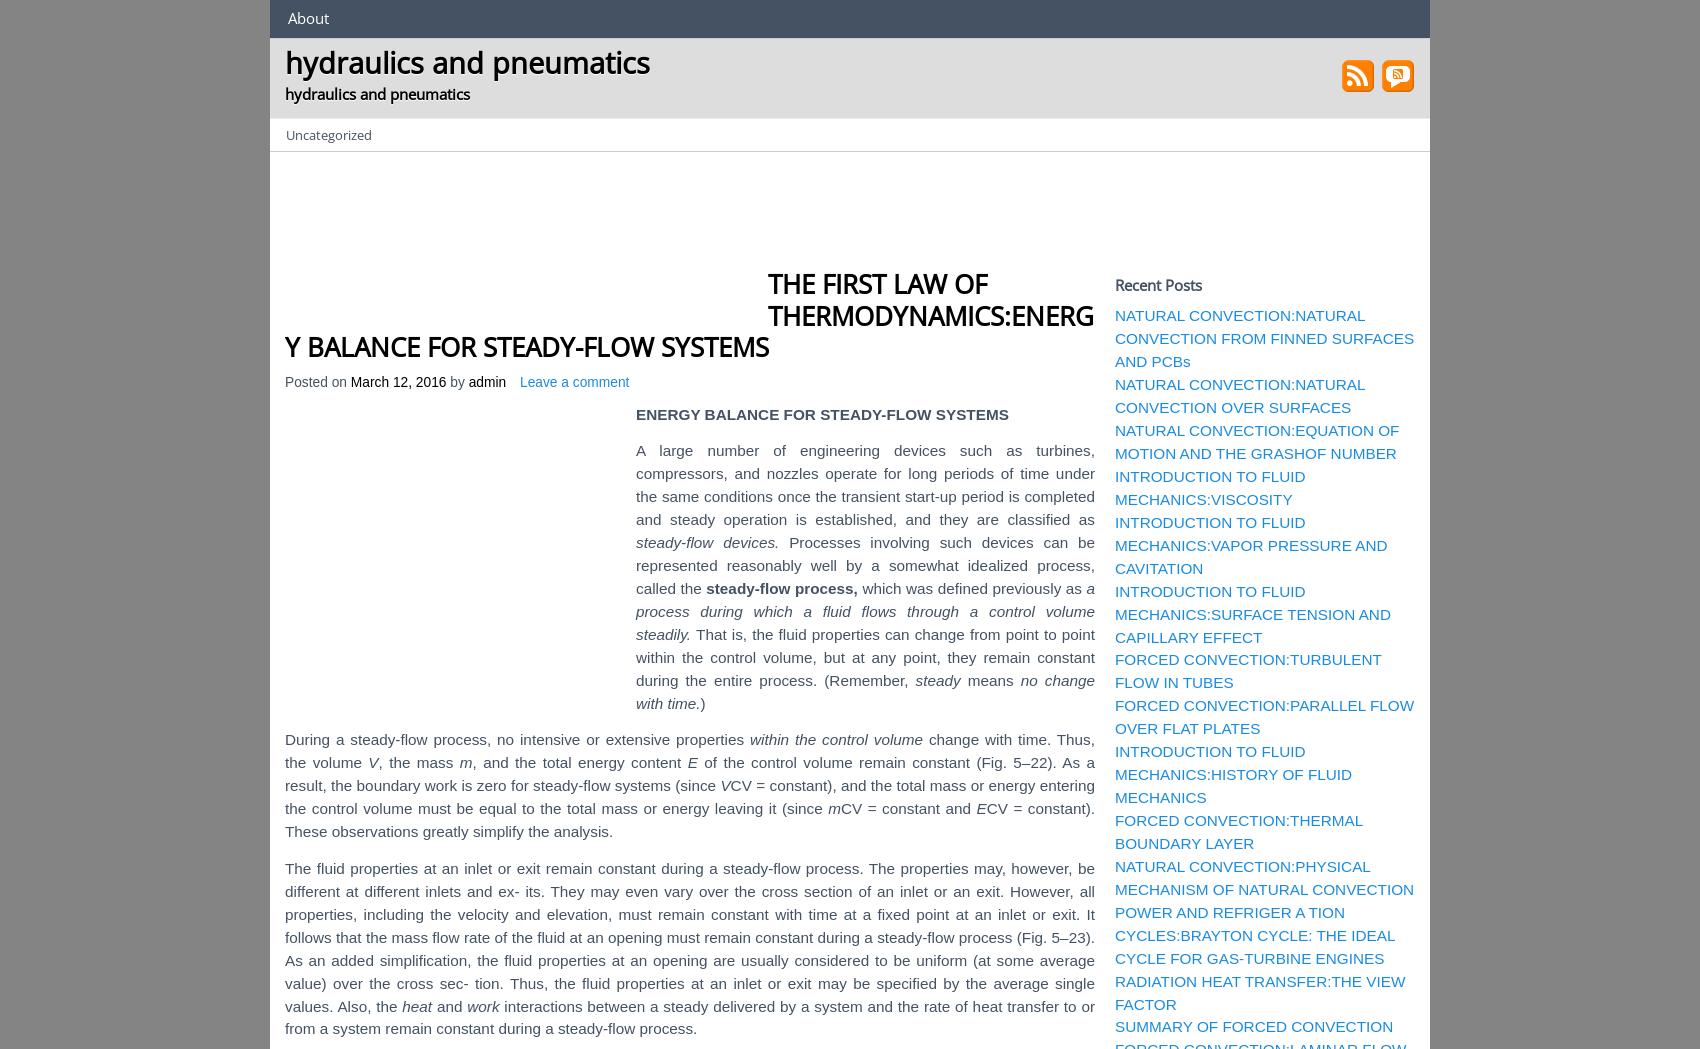  I want to click on 'INTRODUCTION TO FLUID MECHANICS:VISCOSITY', so click(1209, 486).